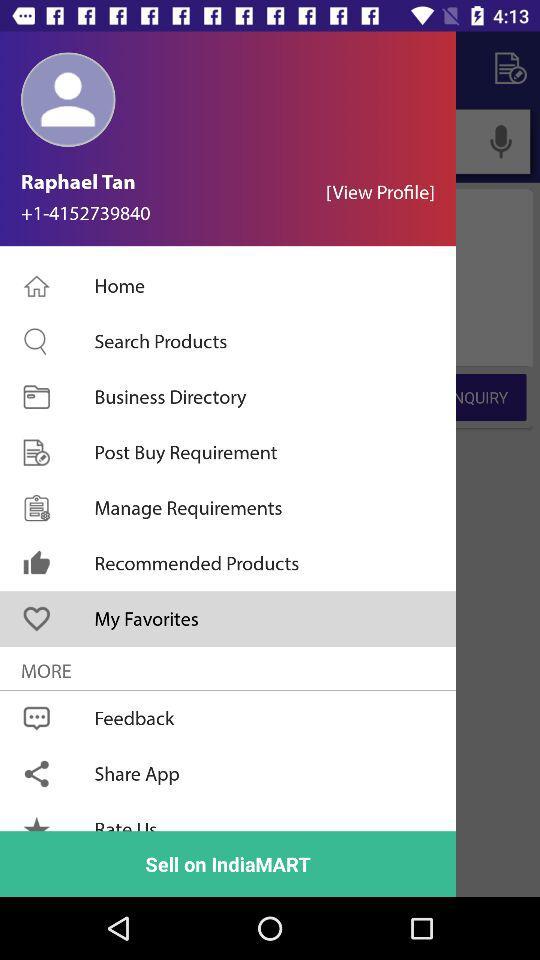 The height and width of the screenshot is (960, 540). What do you see at coordinates (500, 140) in the screenshot?
I see `the microphone icon` at bounding box center [500, 140].